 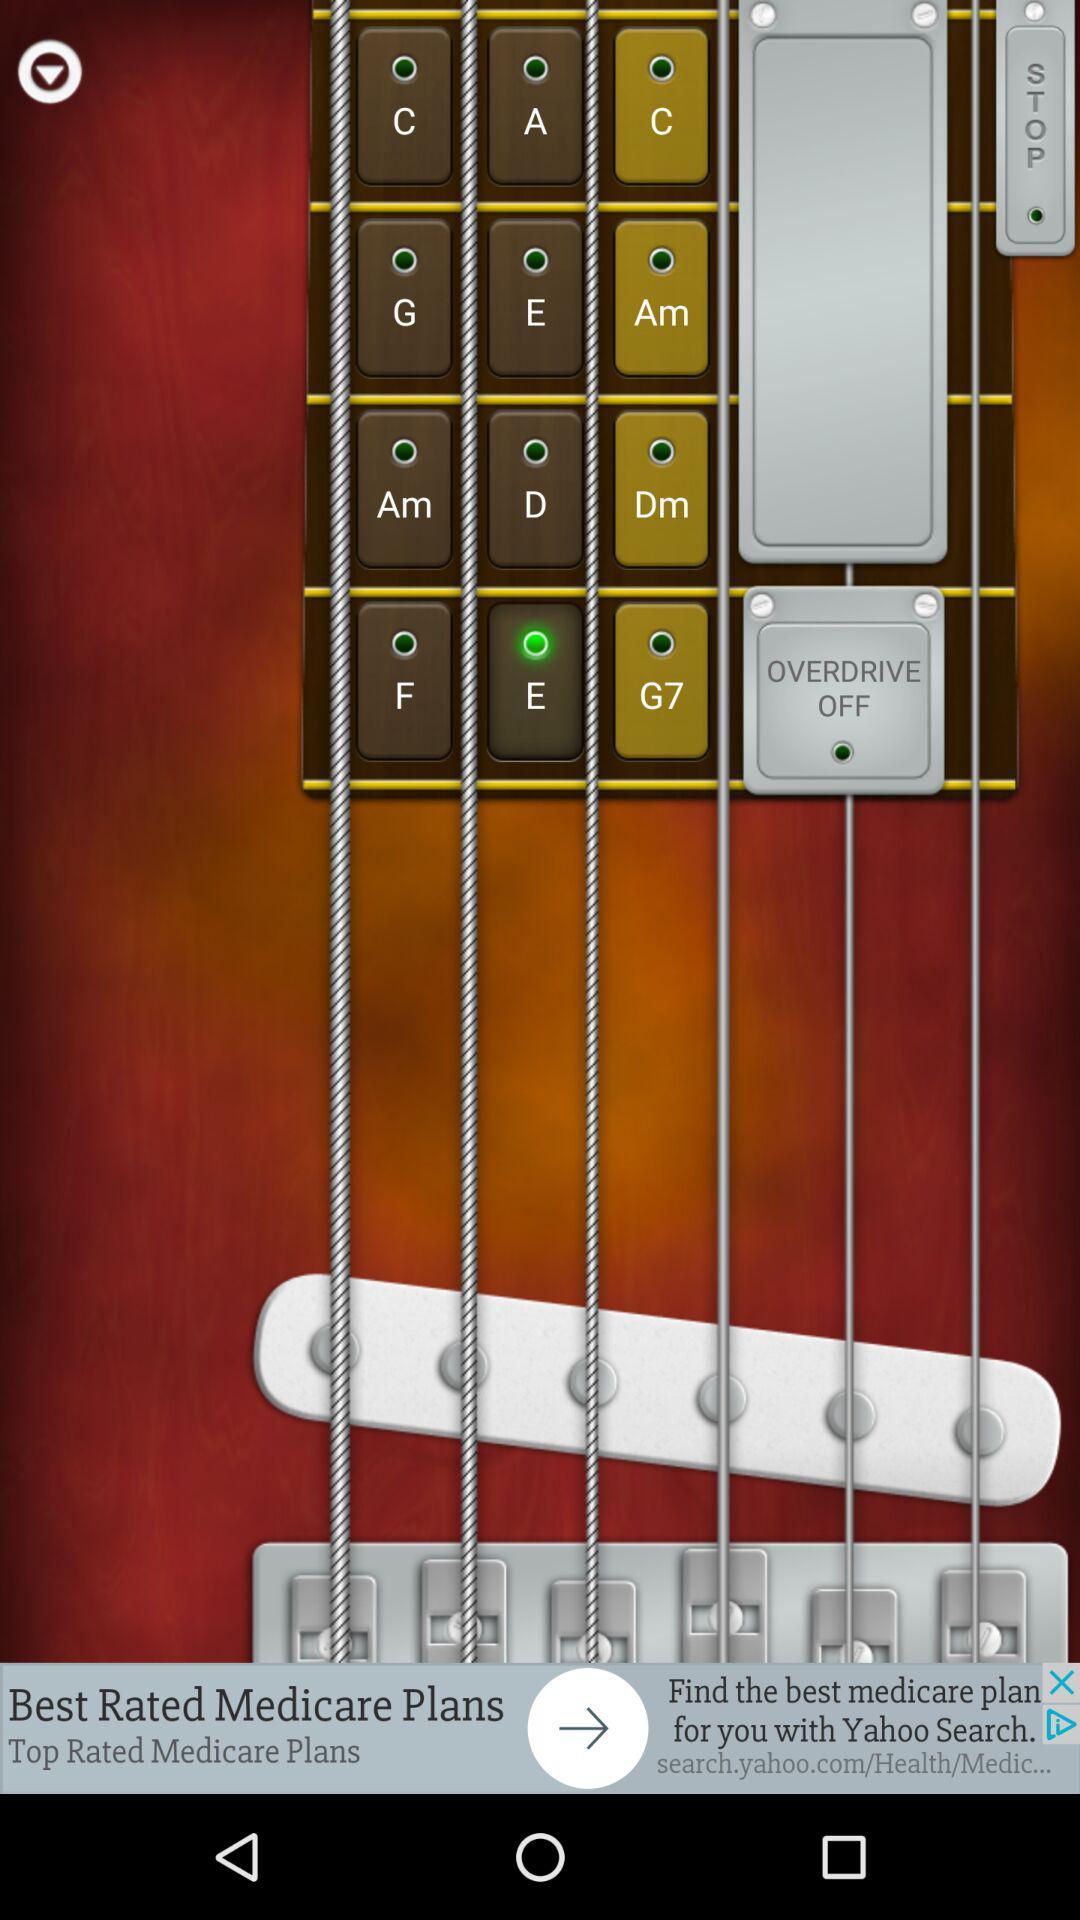 What do you see at coordinates (1035, 130) in the screenshot?
I see `stop` at bounding box center [1035, 130].